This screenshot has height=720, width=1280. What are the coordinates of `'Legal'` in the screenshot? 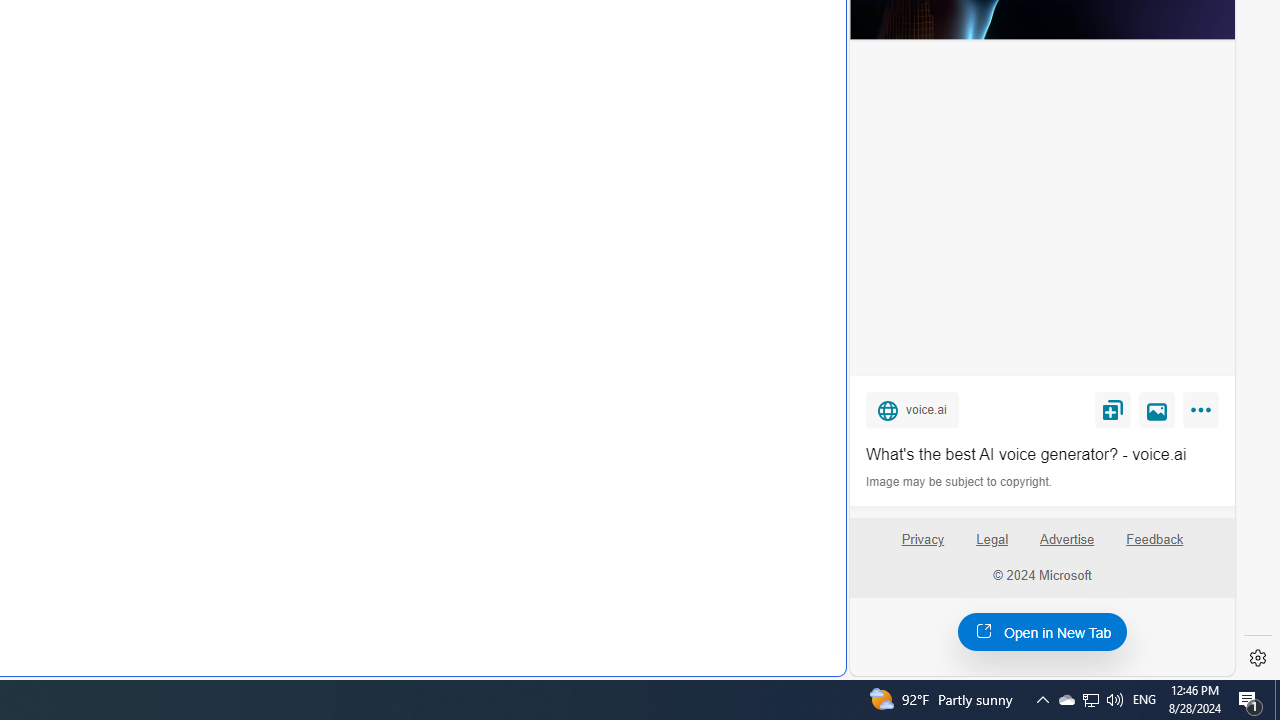 It's located at (992, 538).